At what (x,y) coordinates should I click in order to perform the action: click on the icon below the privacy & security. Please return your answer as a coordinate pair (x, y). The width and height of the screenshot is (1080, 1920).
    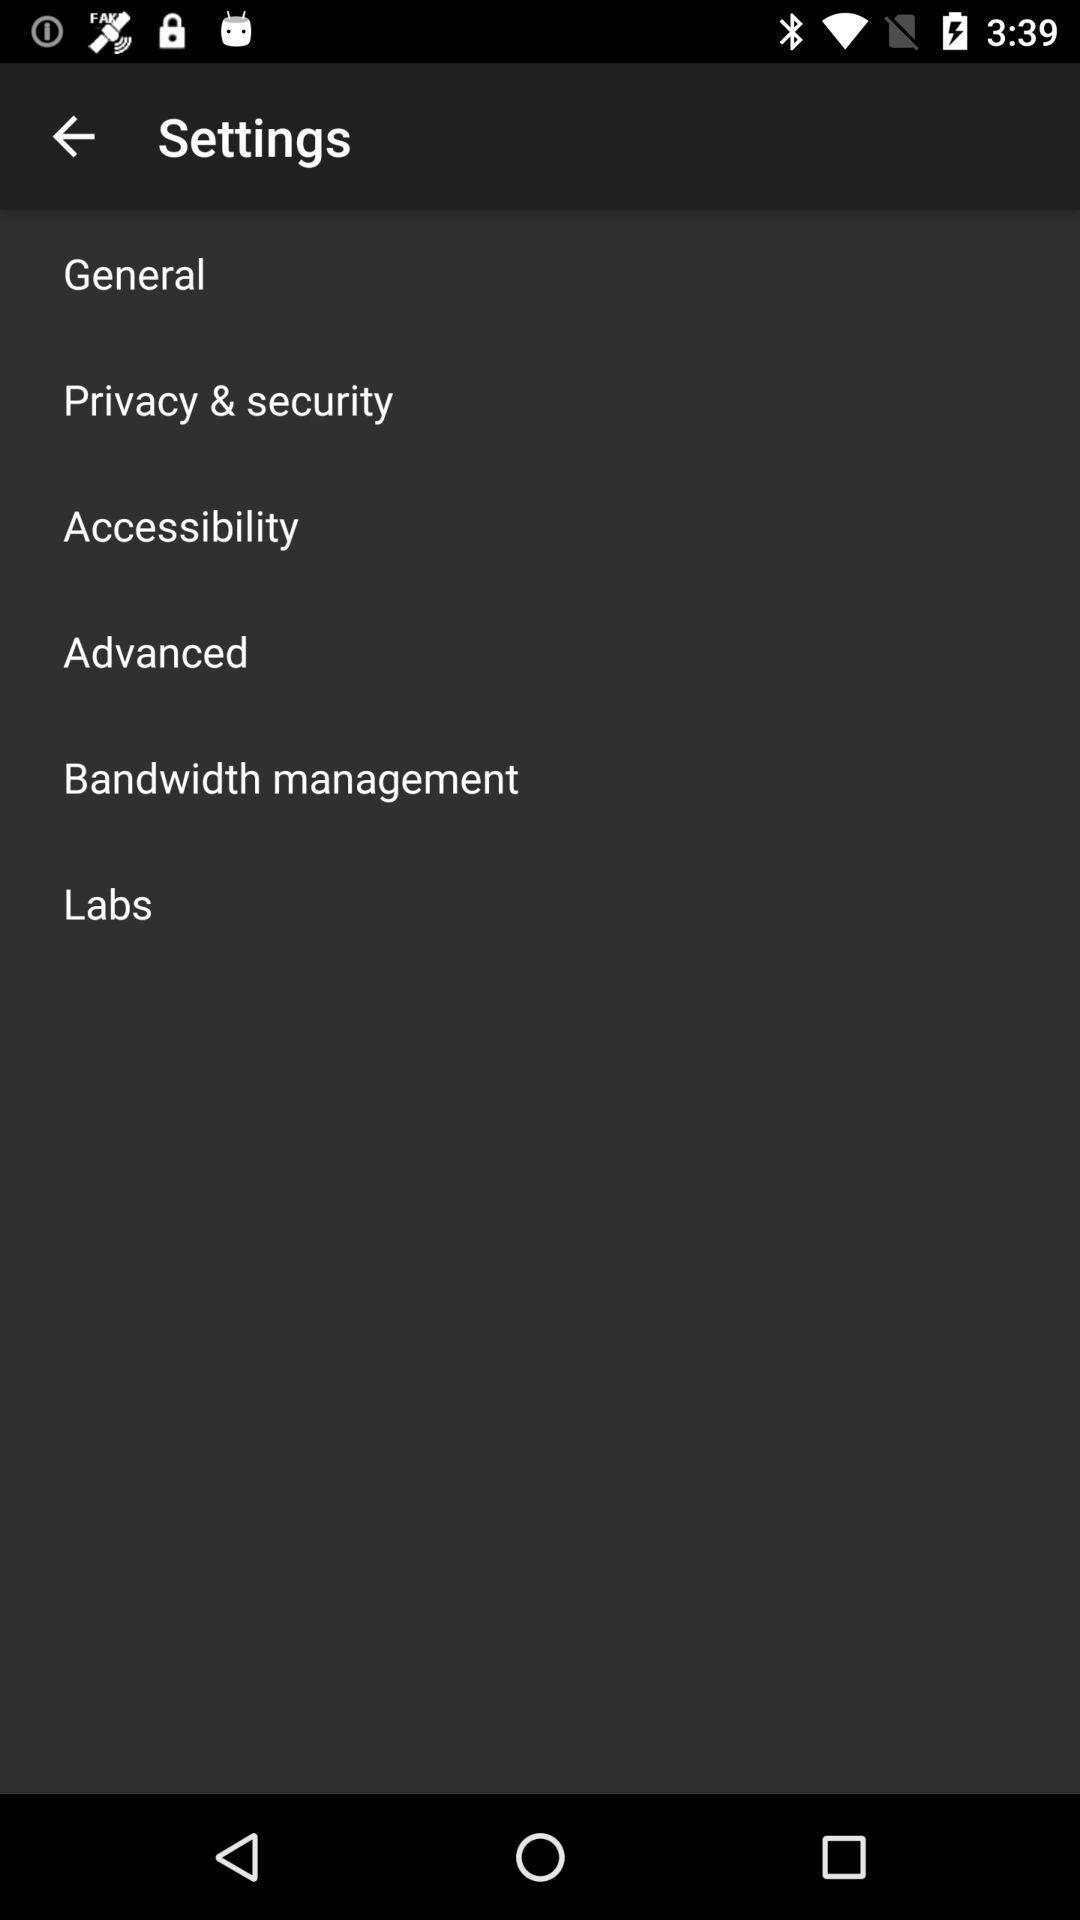
    Looking at the image, I should click on (181, 524).